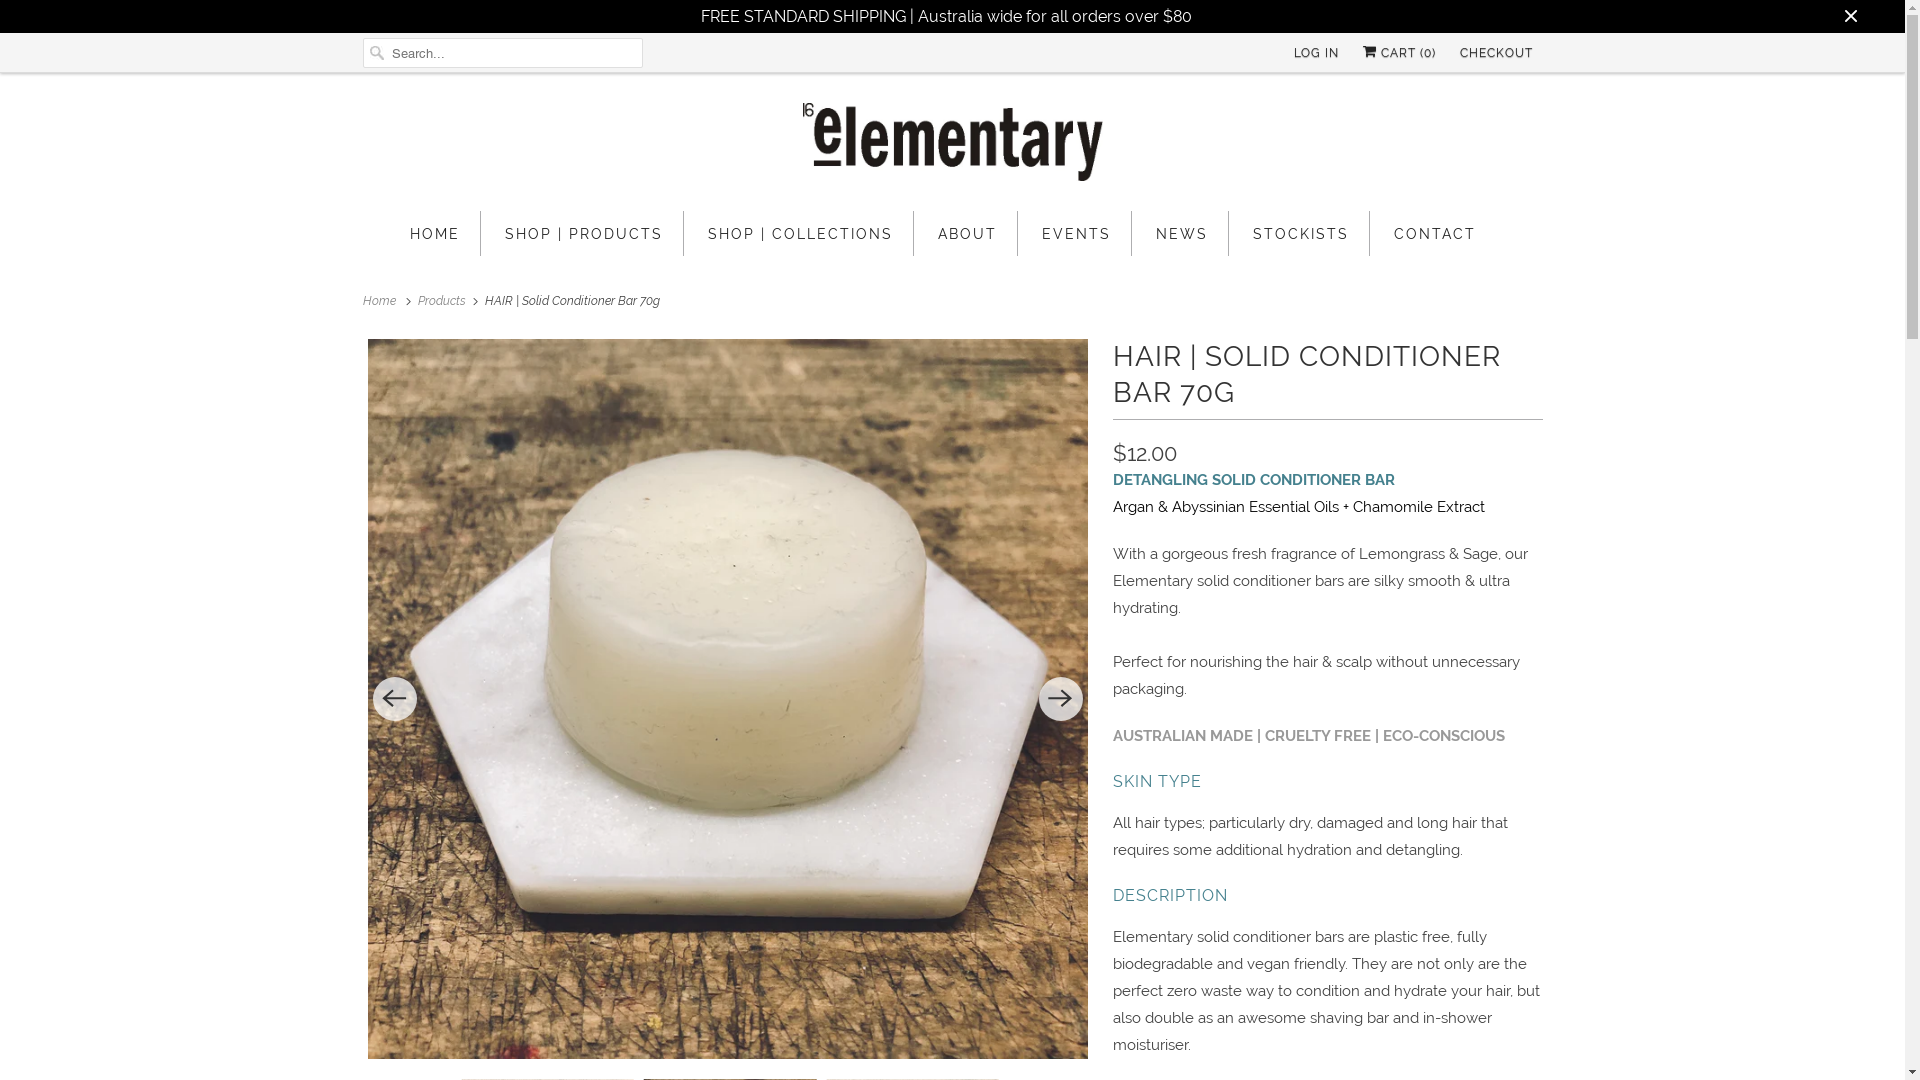  I want to click on 'ELEMENTARY Skin Care', so click(950, 145).